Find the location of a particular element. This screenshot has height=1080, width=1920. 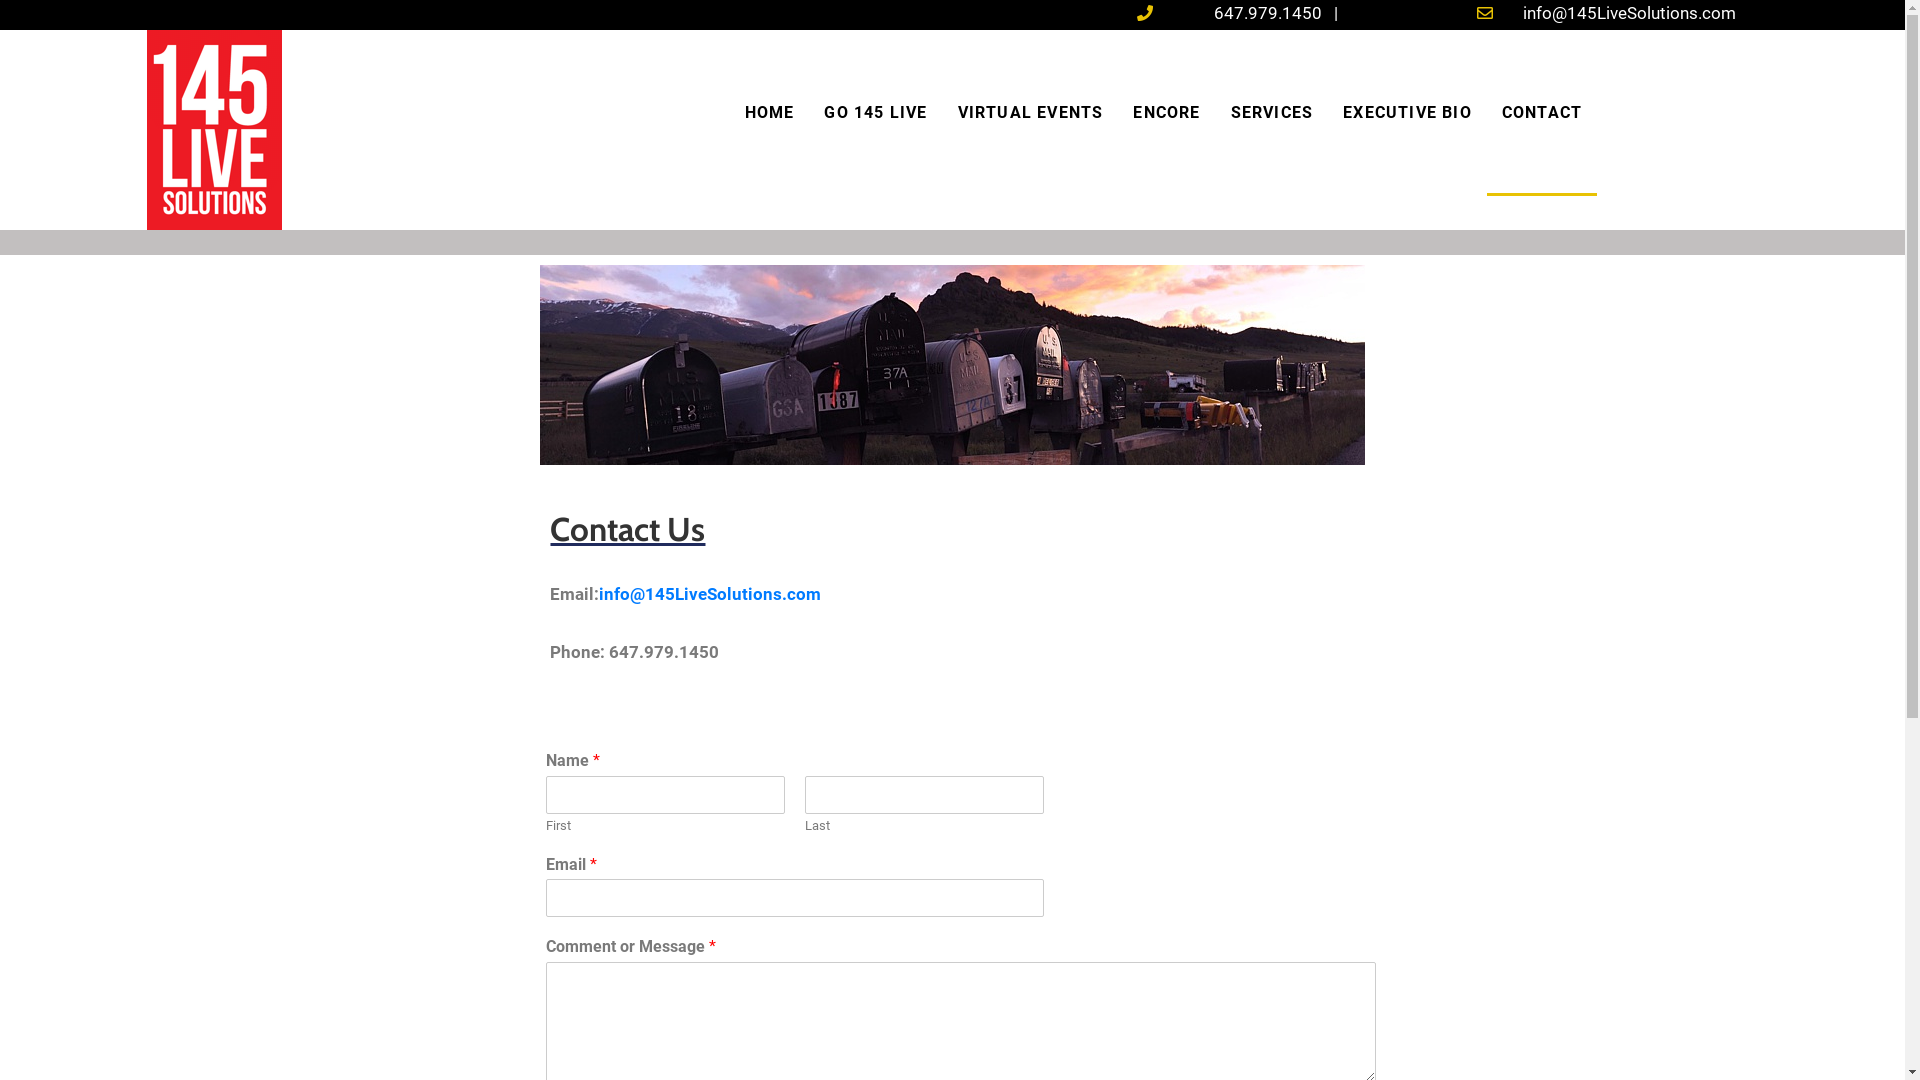

'EXECUTIVE BIO' is located at coordinates (1406, 112).